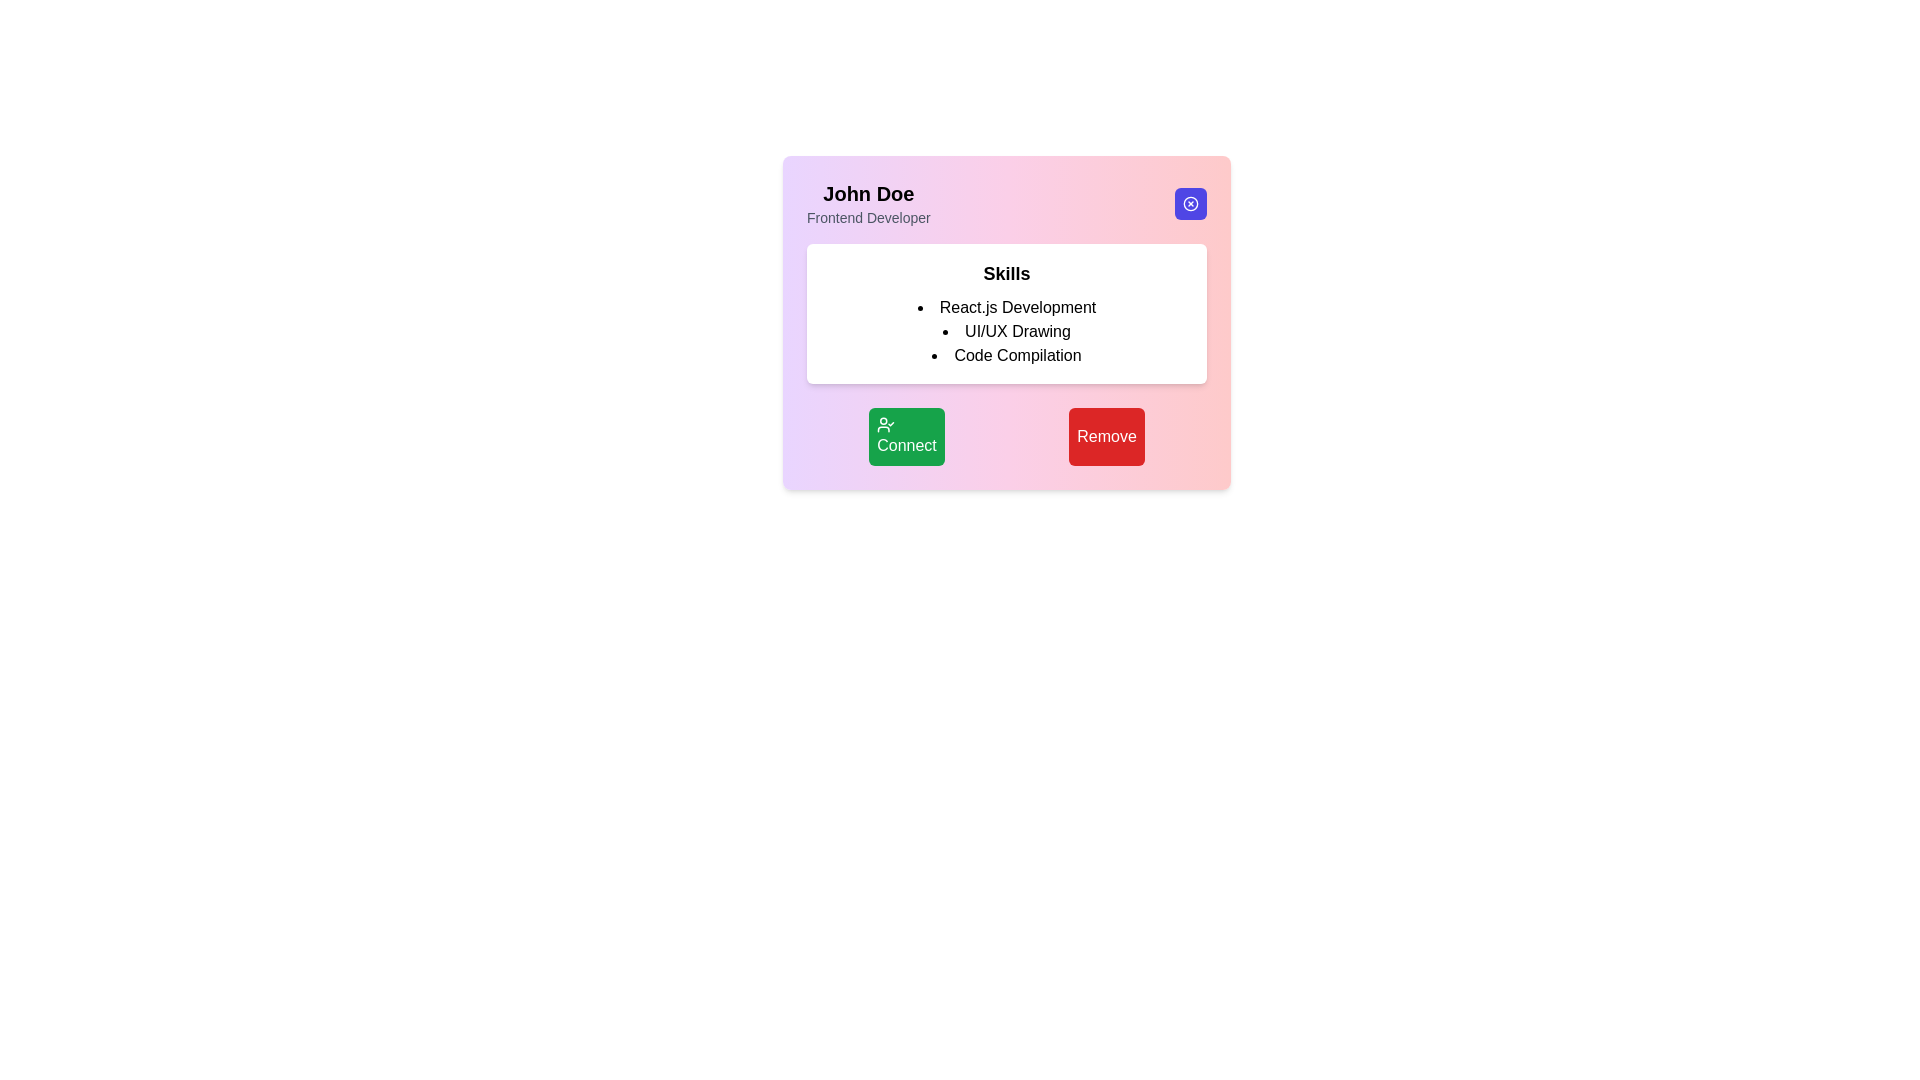 Image resolution: width=1920 pixels, height=1080 pixels. I want to click on the first list item 'React.js Development' in the bulleted list under the heading 'Skills', so click(1007, 308).